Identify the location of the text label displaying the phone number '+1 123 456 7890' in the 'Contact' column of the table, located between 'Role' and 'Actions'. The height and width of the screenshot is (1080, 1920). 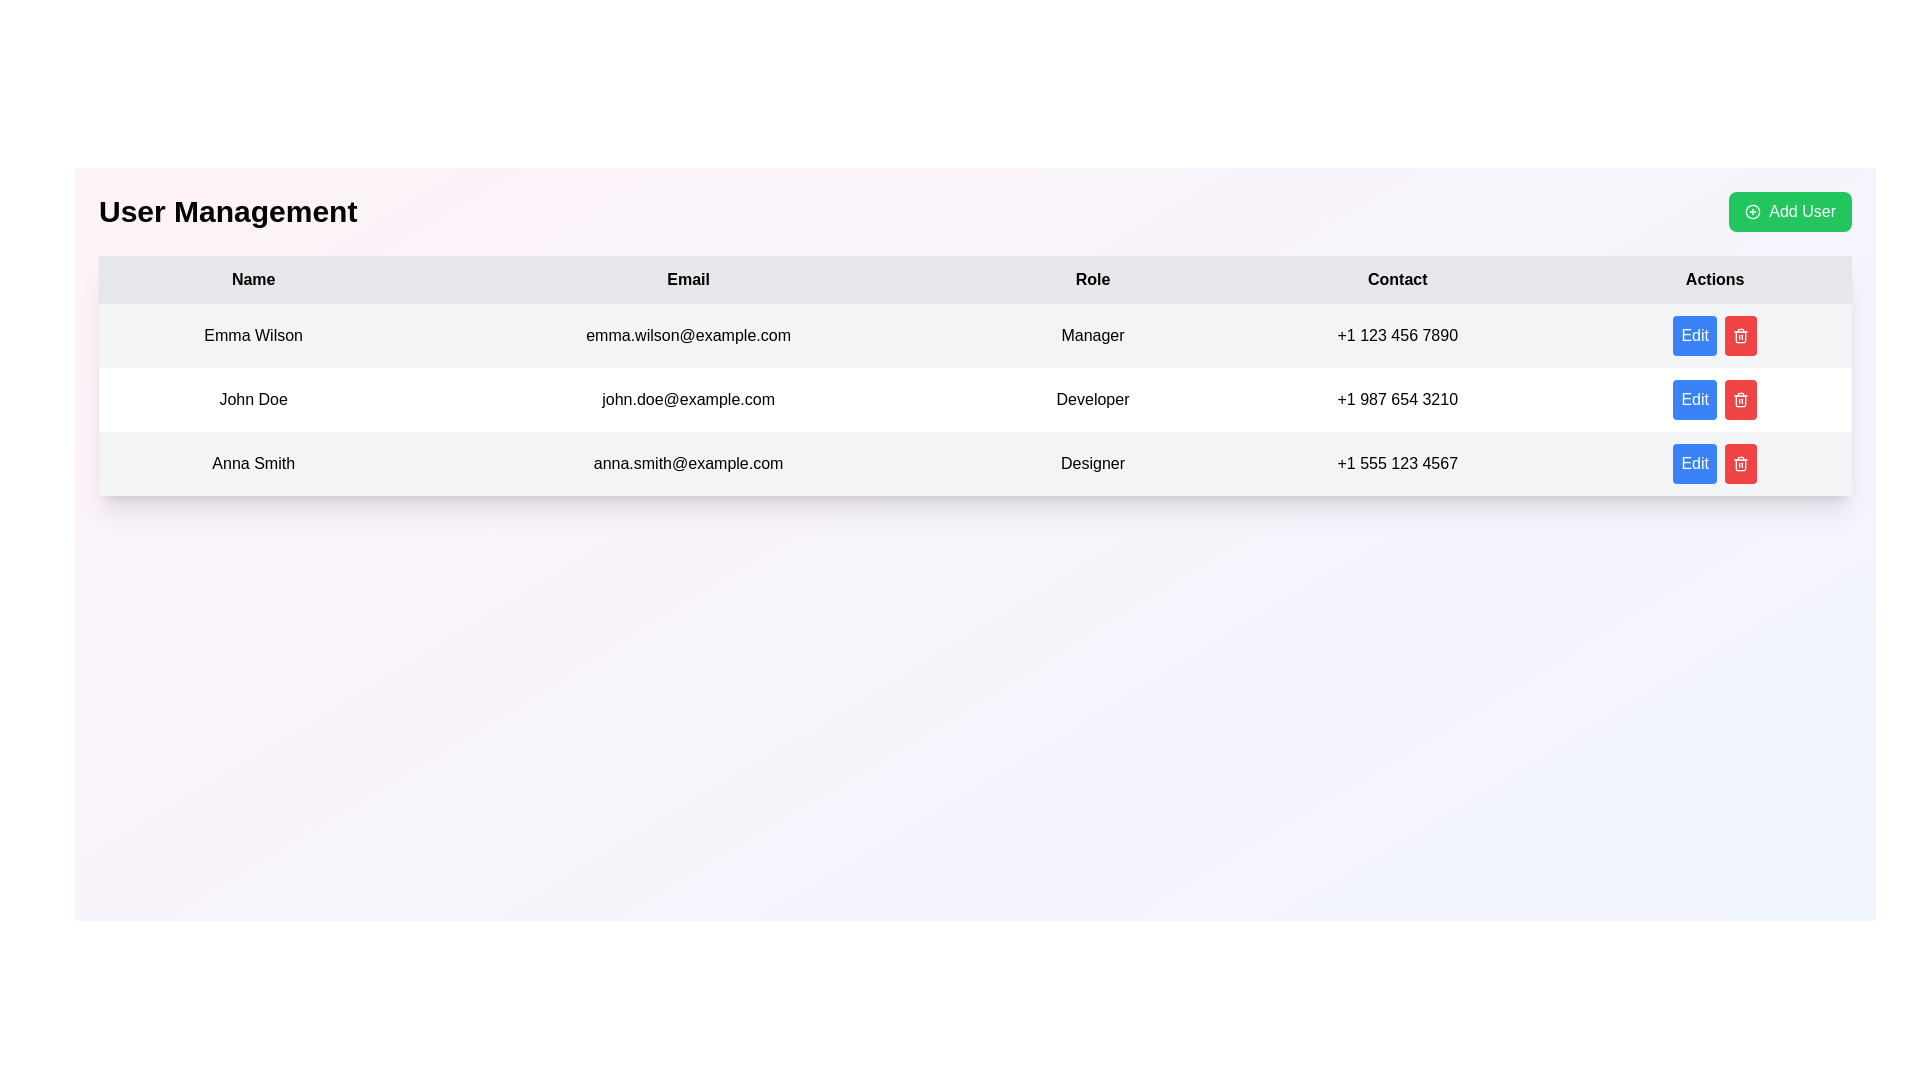
(1396, 334).